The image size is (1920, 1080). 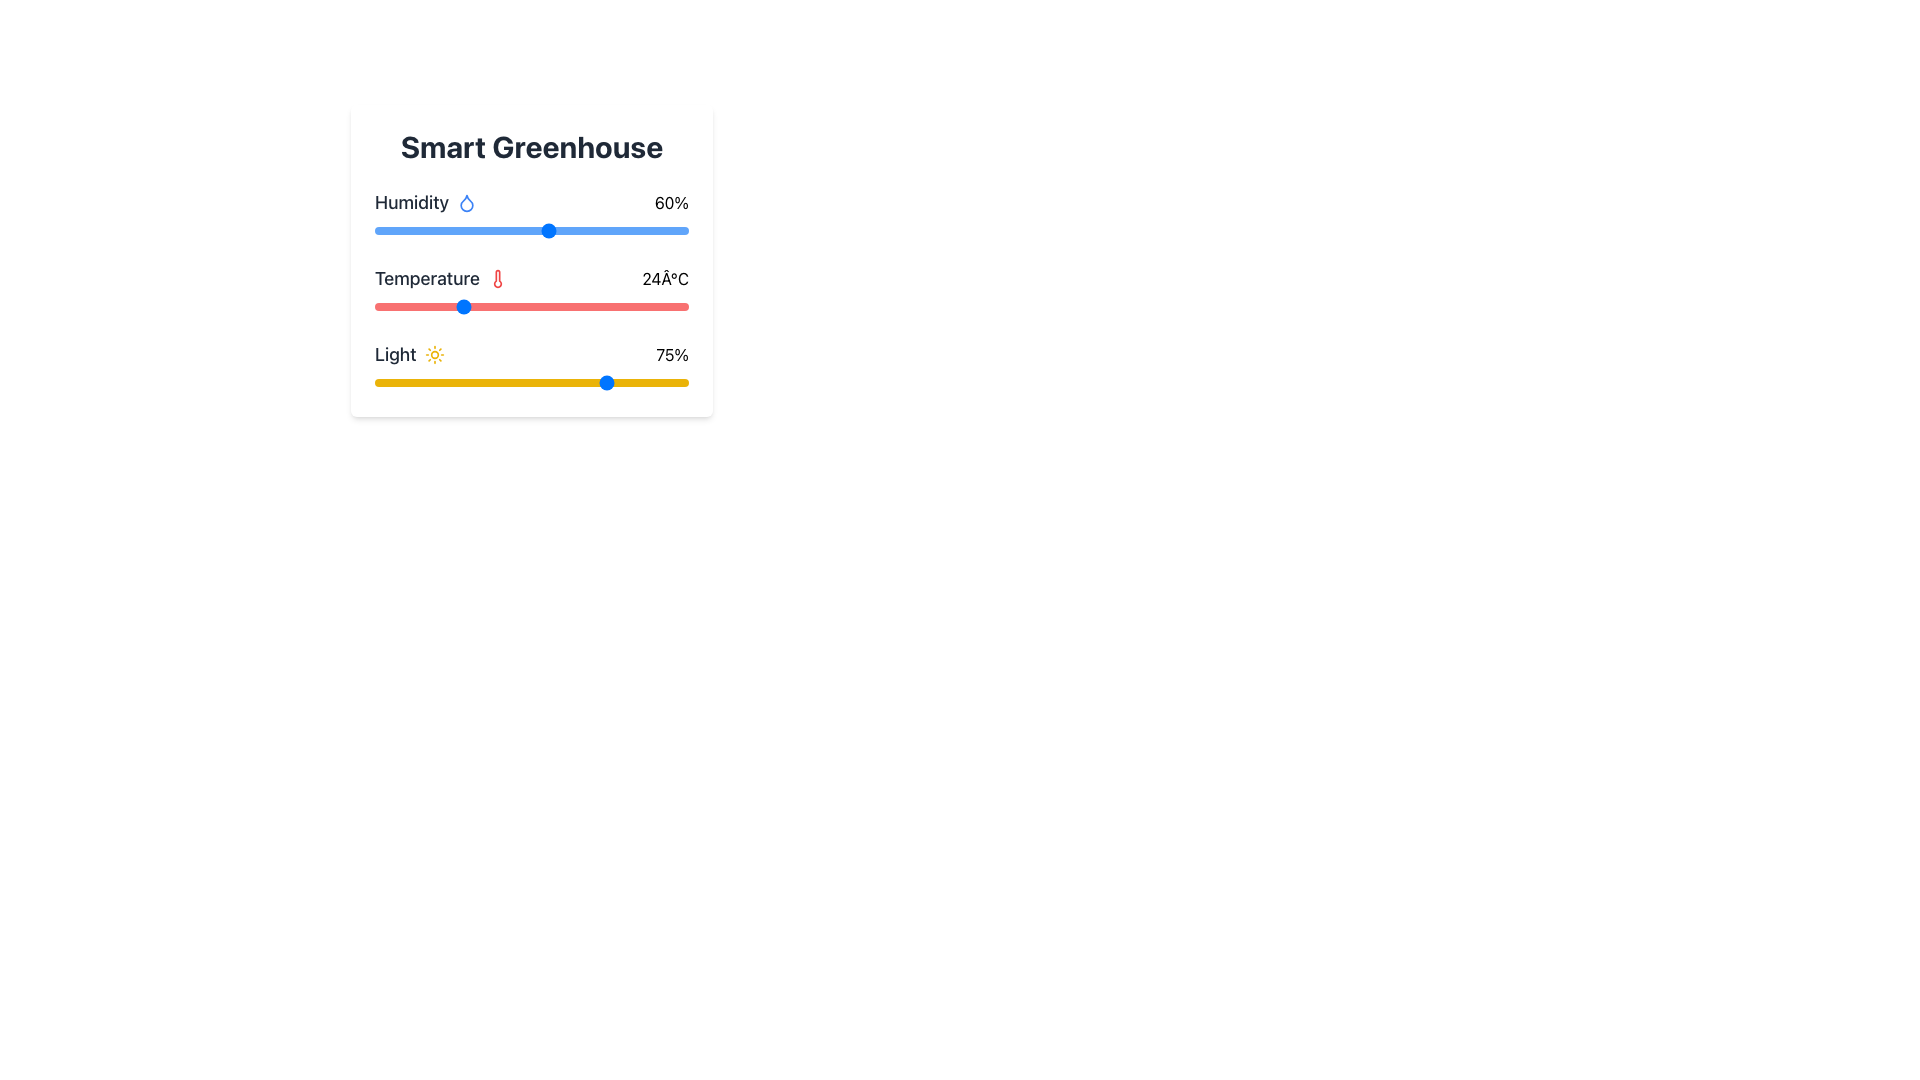 I want to click on the Humidity slider, so click(x=486, y=230).